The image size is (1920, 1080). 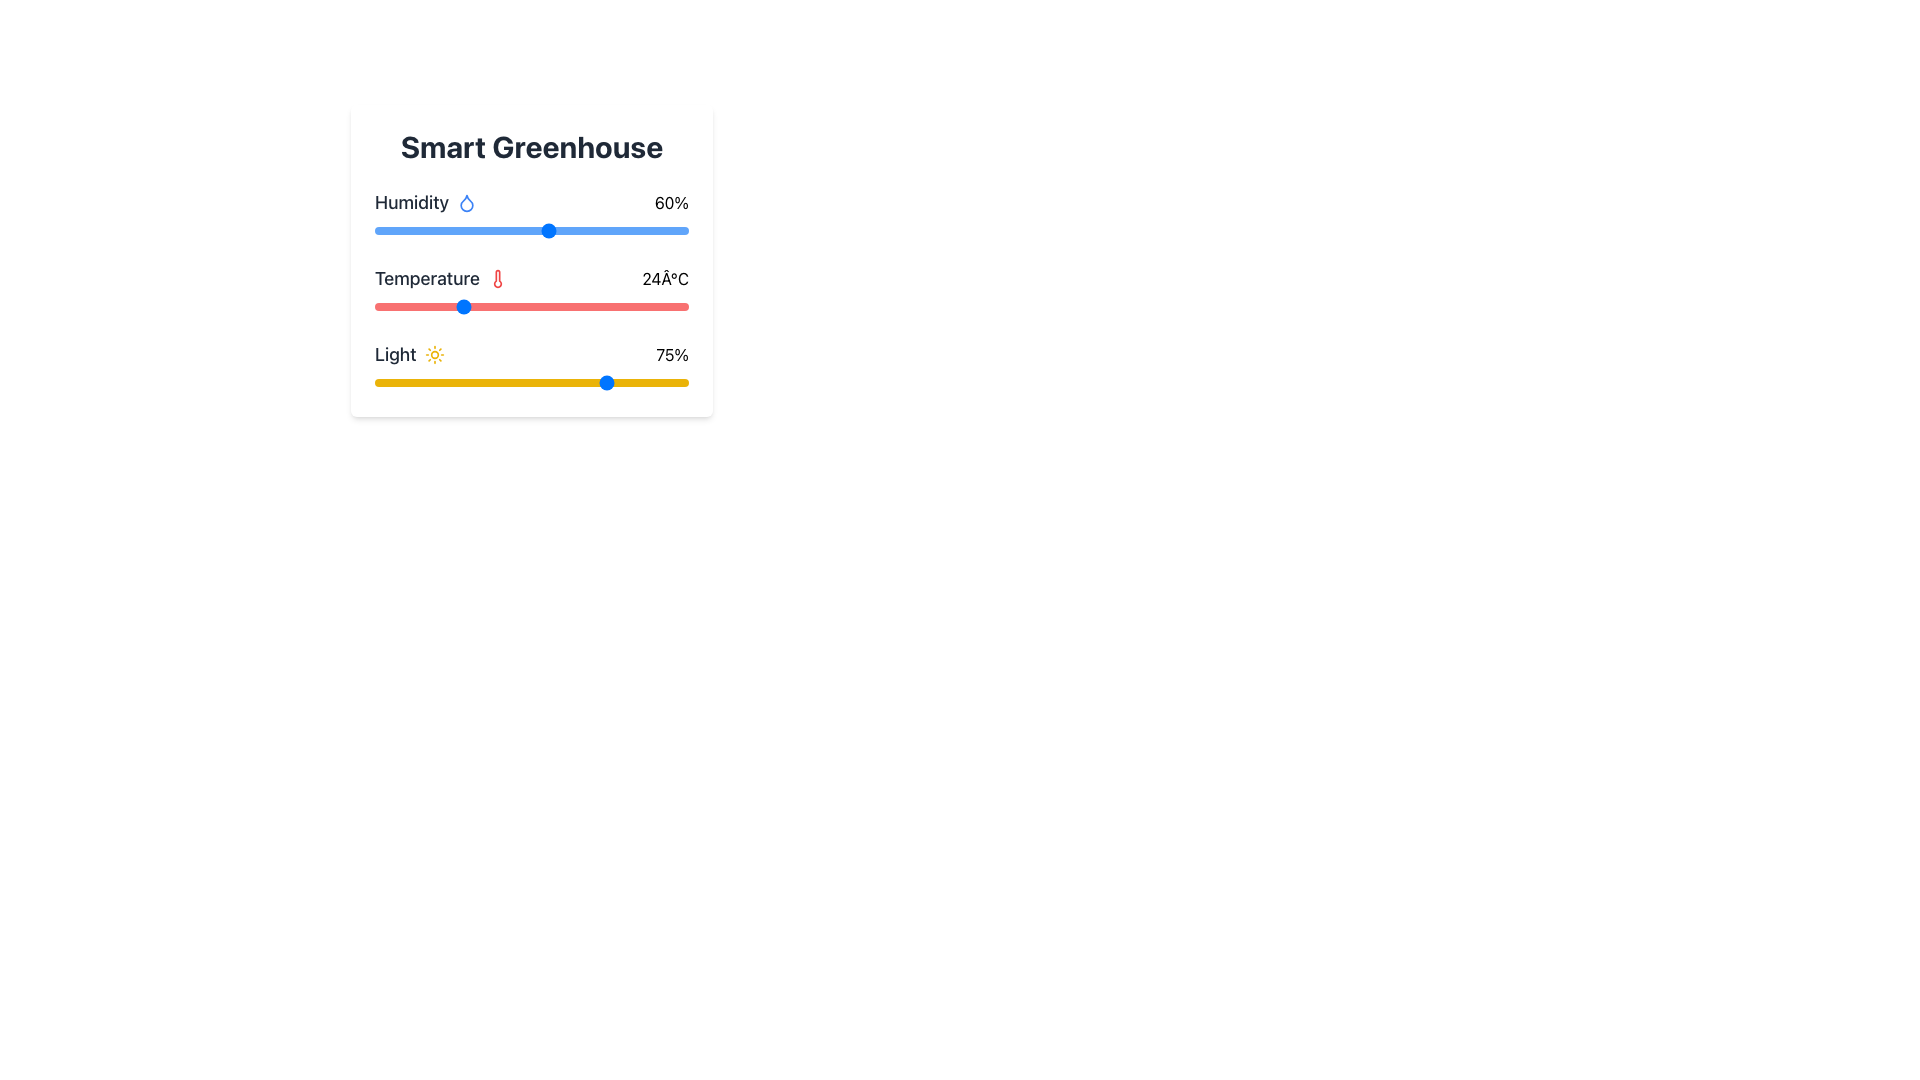 I want to click on the Humidity slider, so click(x=486, y=230).